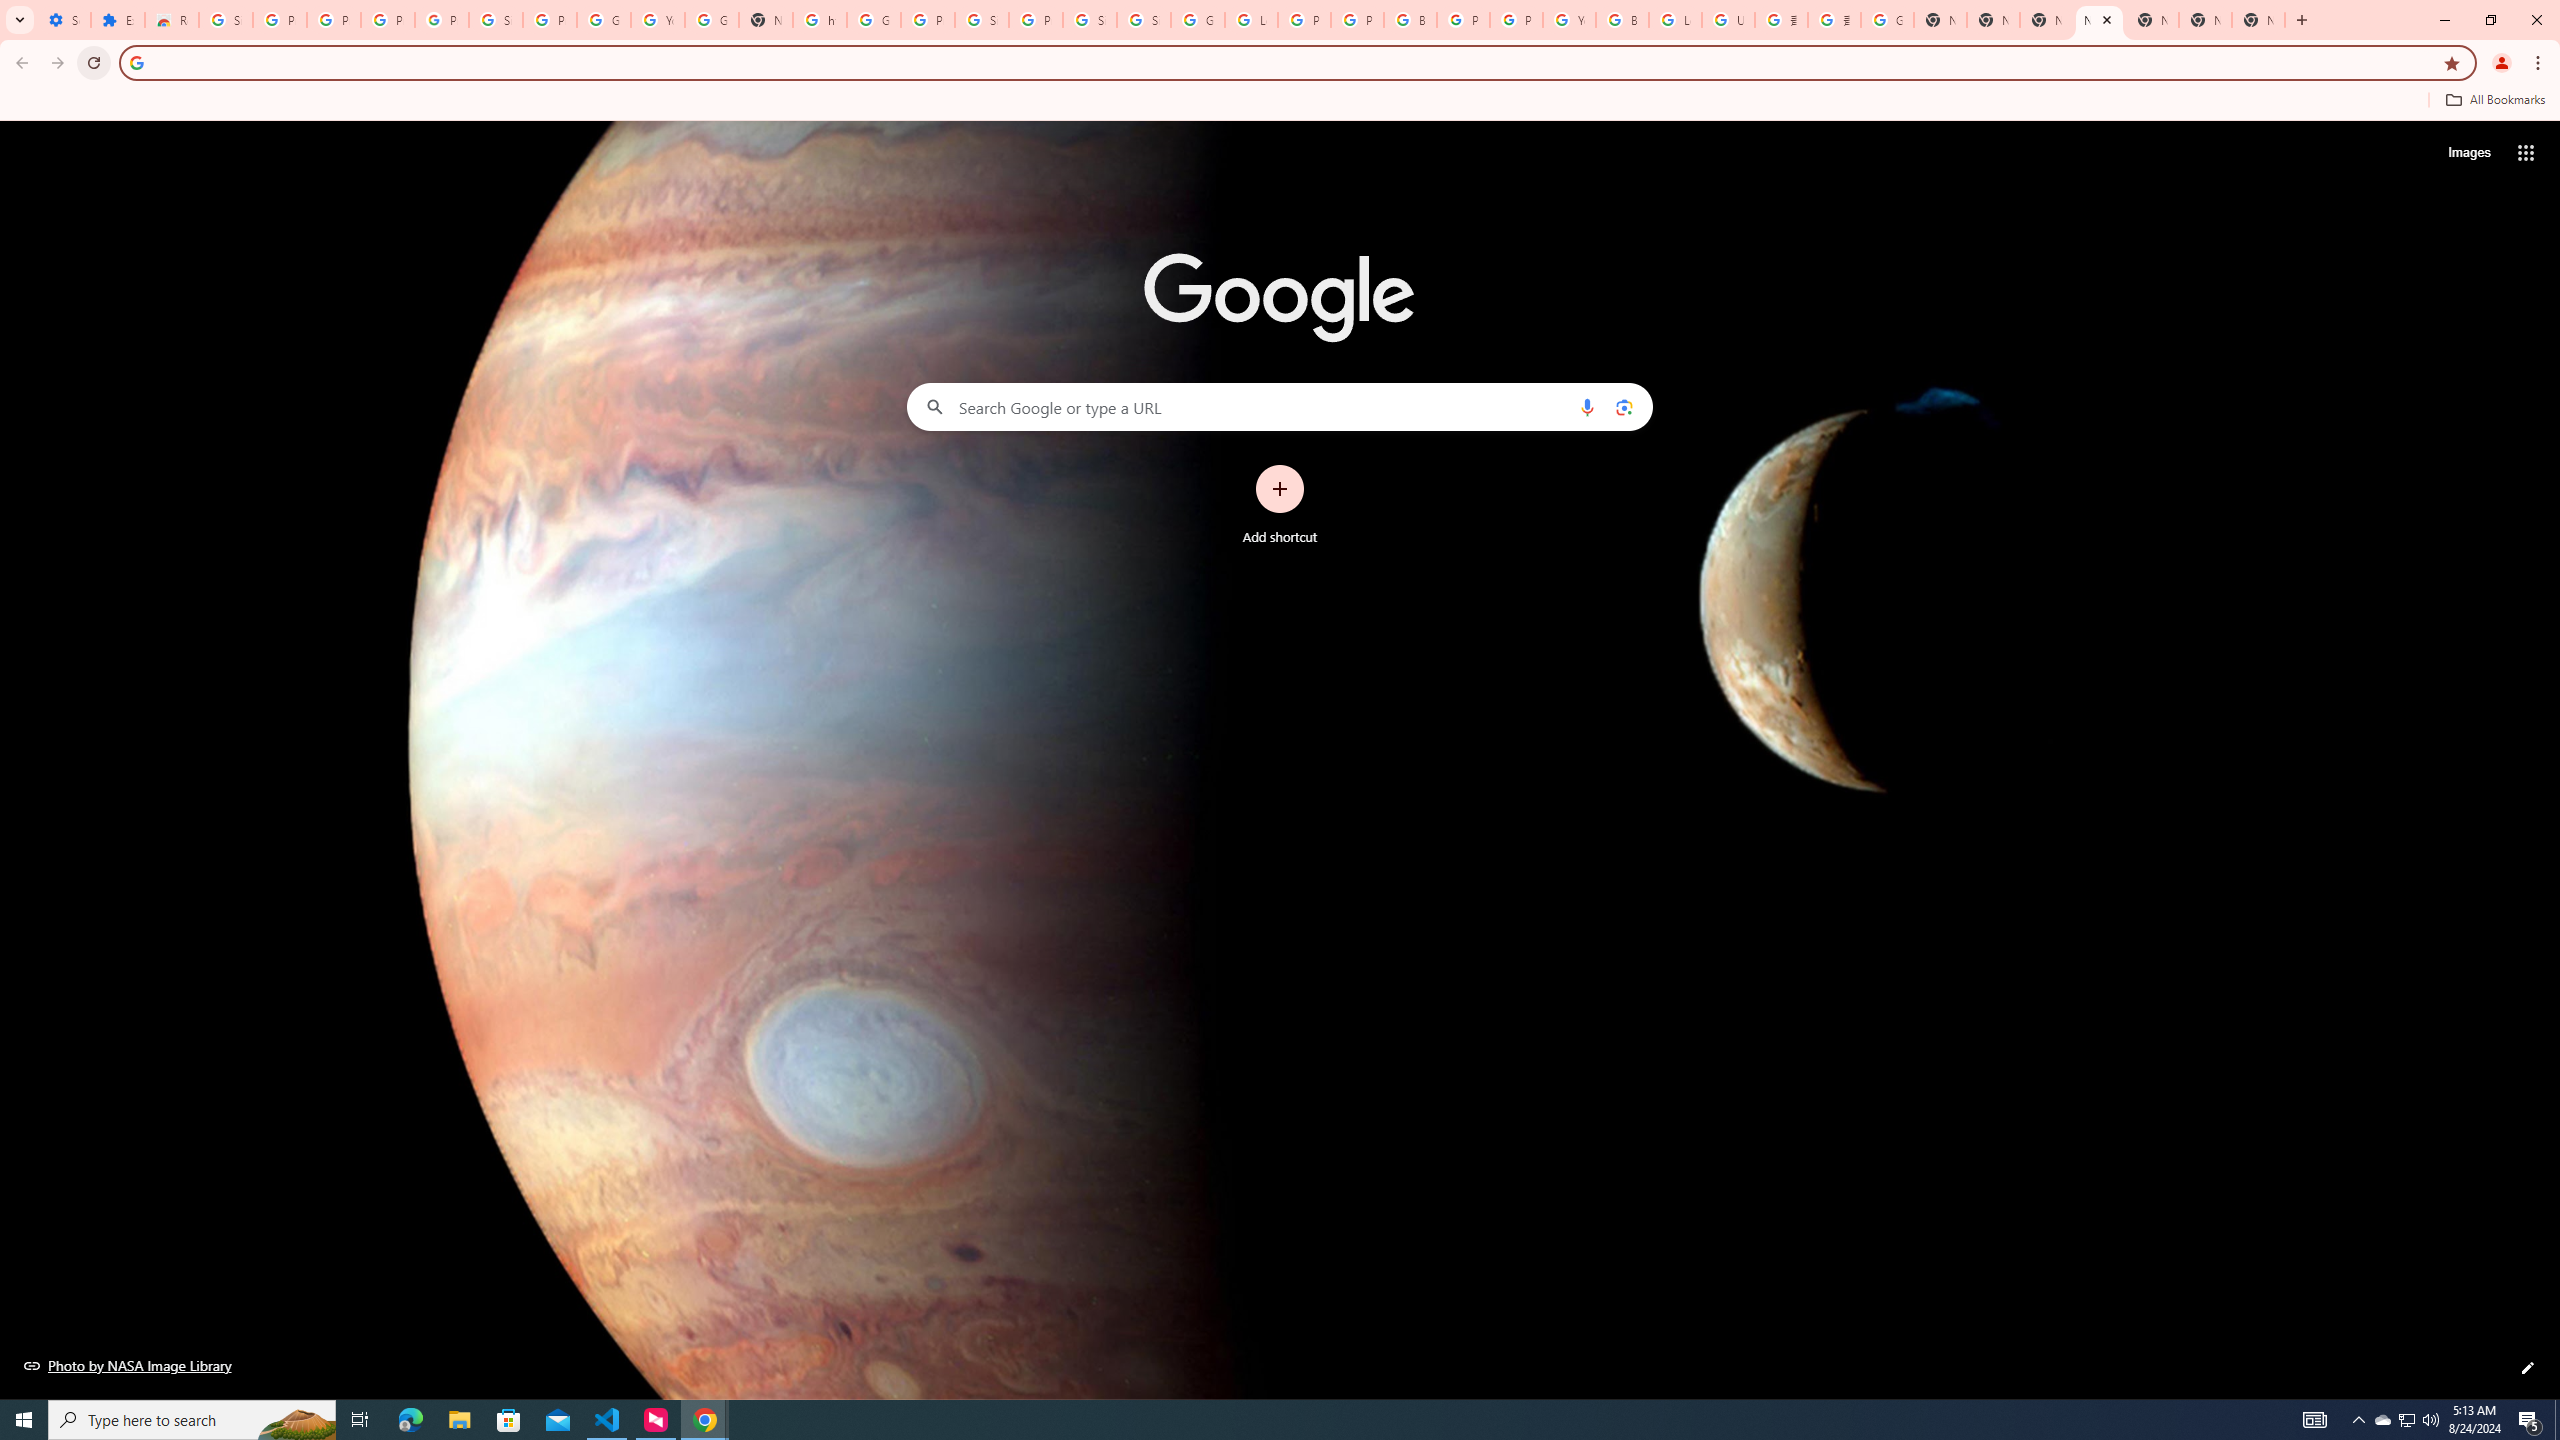 This screenshot has height=1440, width=2560. Describe the element at coordinates (1089, 19) in the screenshot. I see `'Sign in - Google Accounts'` at that location.